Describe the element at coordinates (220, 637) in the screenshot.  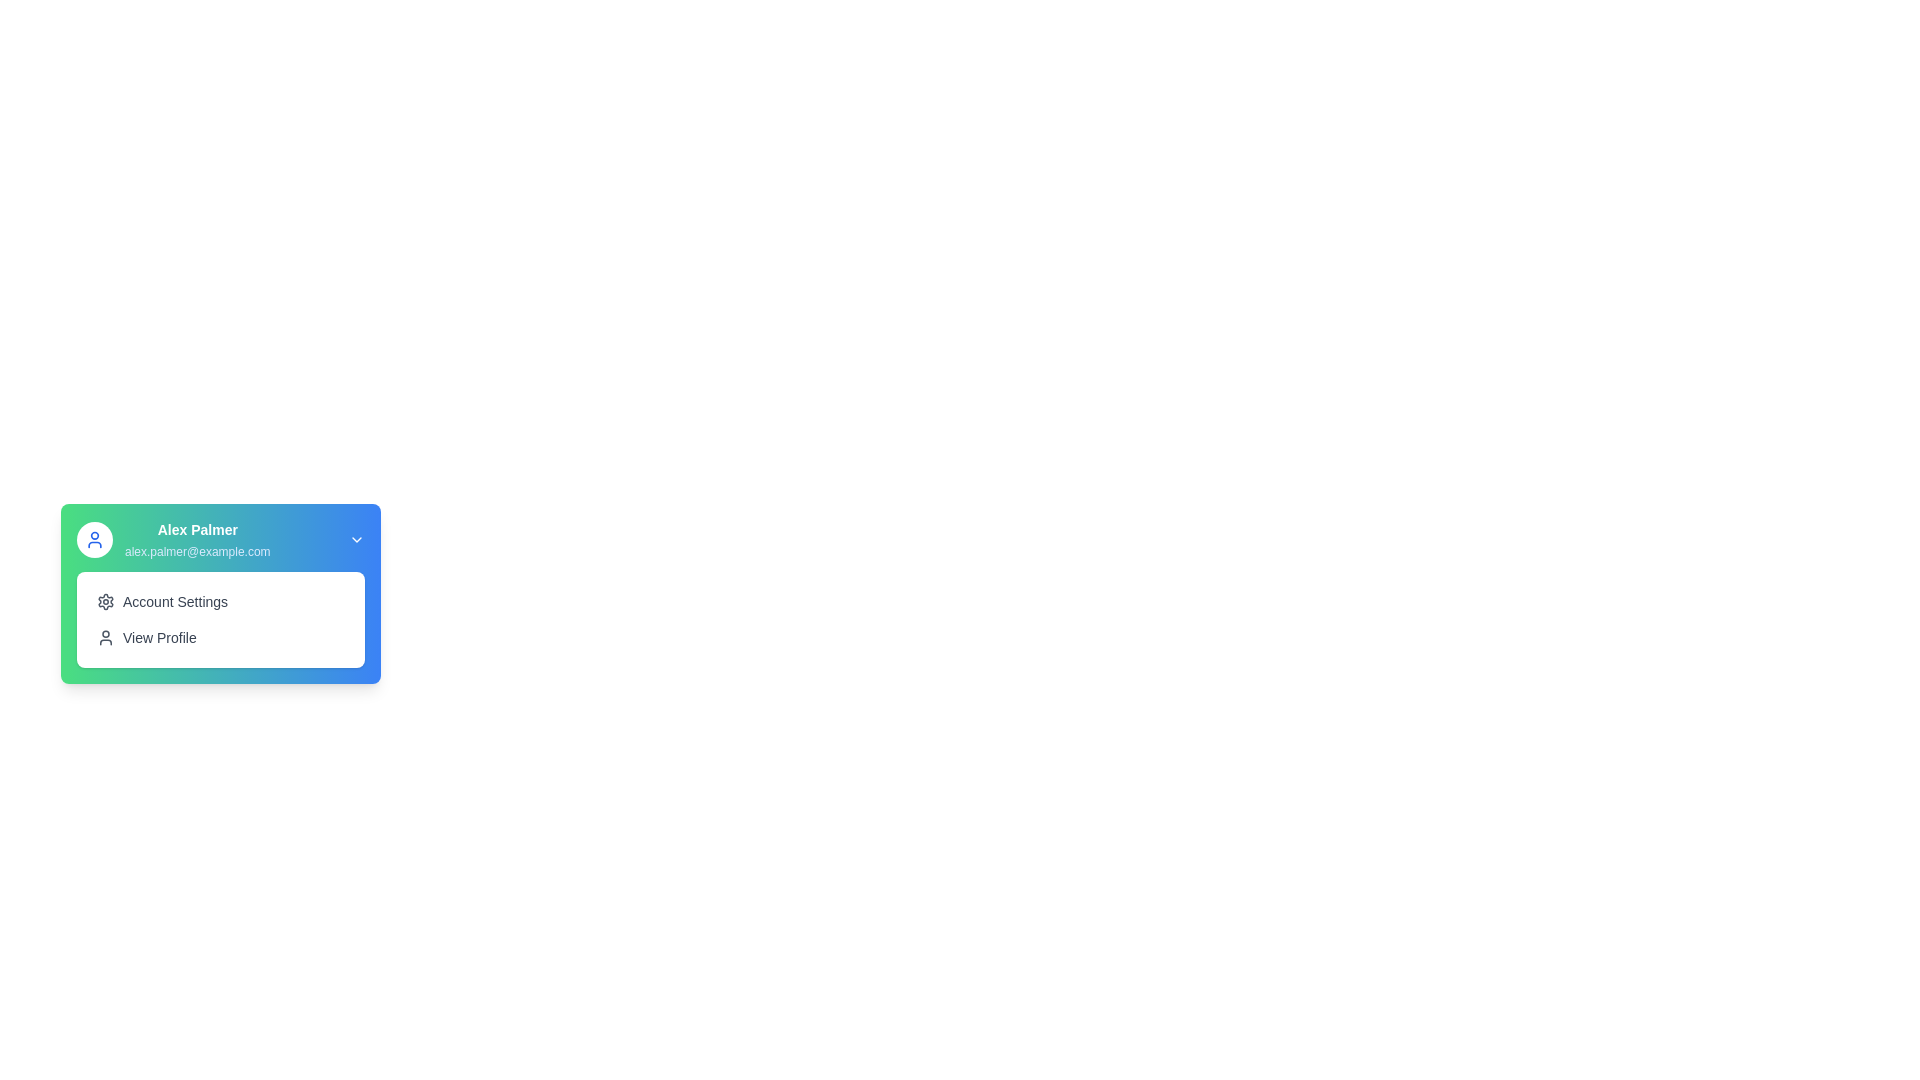
I see `the profile button located below the 'Account Settings' button in the menu` at that location.